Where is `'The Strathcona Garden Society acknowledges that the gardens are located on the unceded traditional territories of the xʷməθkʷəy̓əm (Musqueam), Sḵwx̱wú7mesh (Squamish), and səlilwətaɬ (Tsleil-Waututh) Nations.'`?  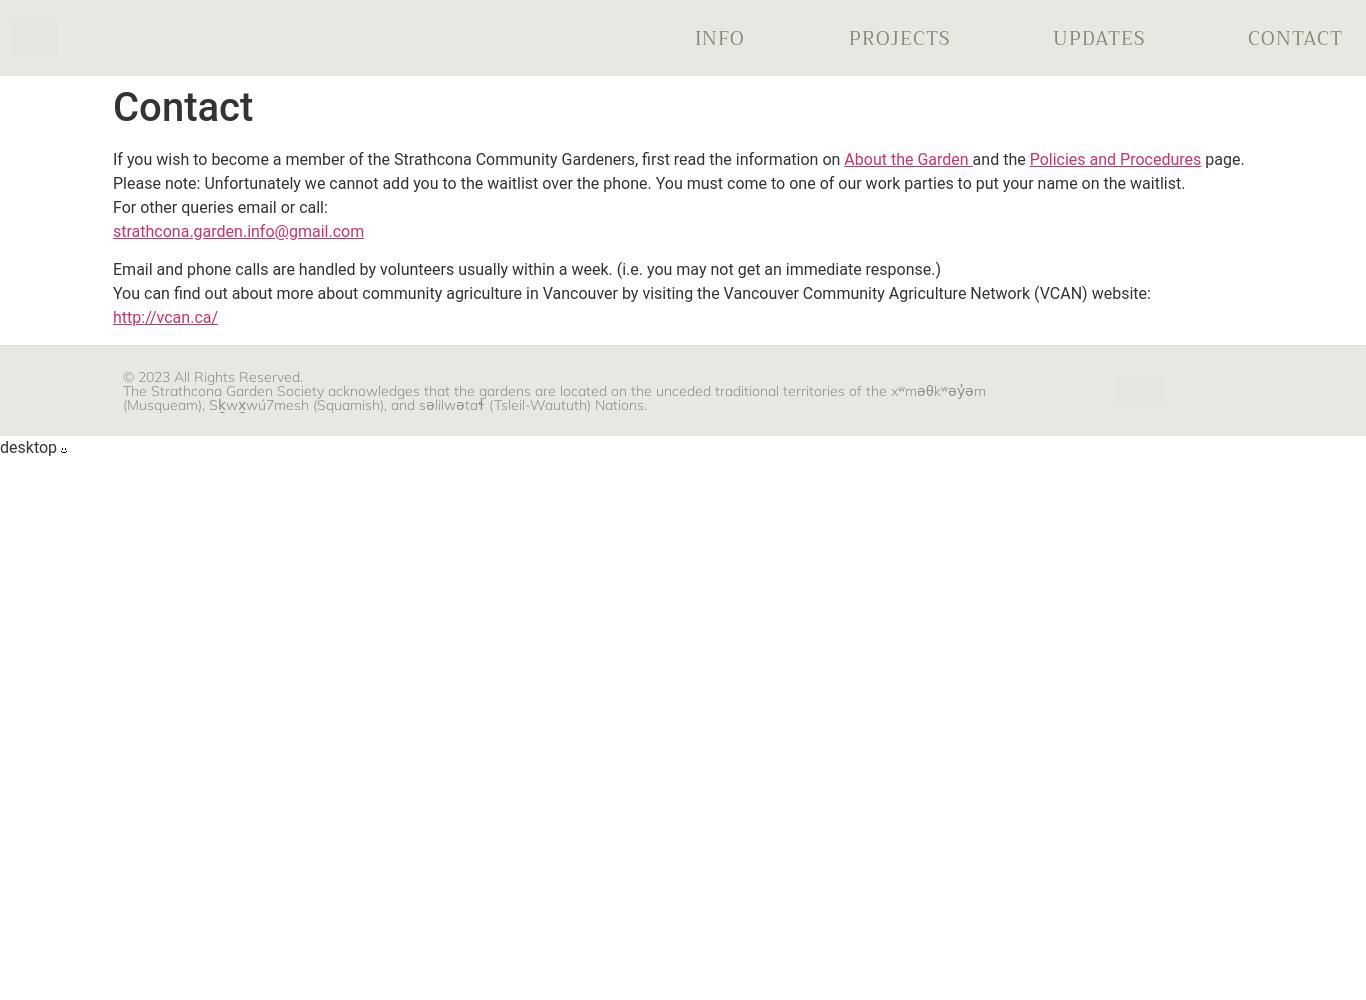 'The Strathcona Garden Society acknowledges that the gardens are located on the unceded traditional territories of the xʷməθkʷəy̓əm (Musqueam), Sḵwx̱wú7mesh (Squamish), and səlilwətaɬ (Tsleil-Waututh) Nations.' is located at coordinates (554, 397).